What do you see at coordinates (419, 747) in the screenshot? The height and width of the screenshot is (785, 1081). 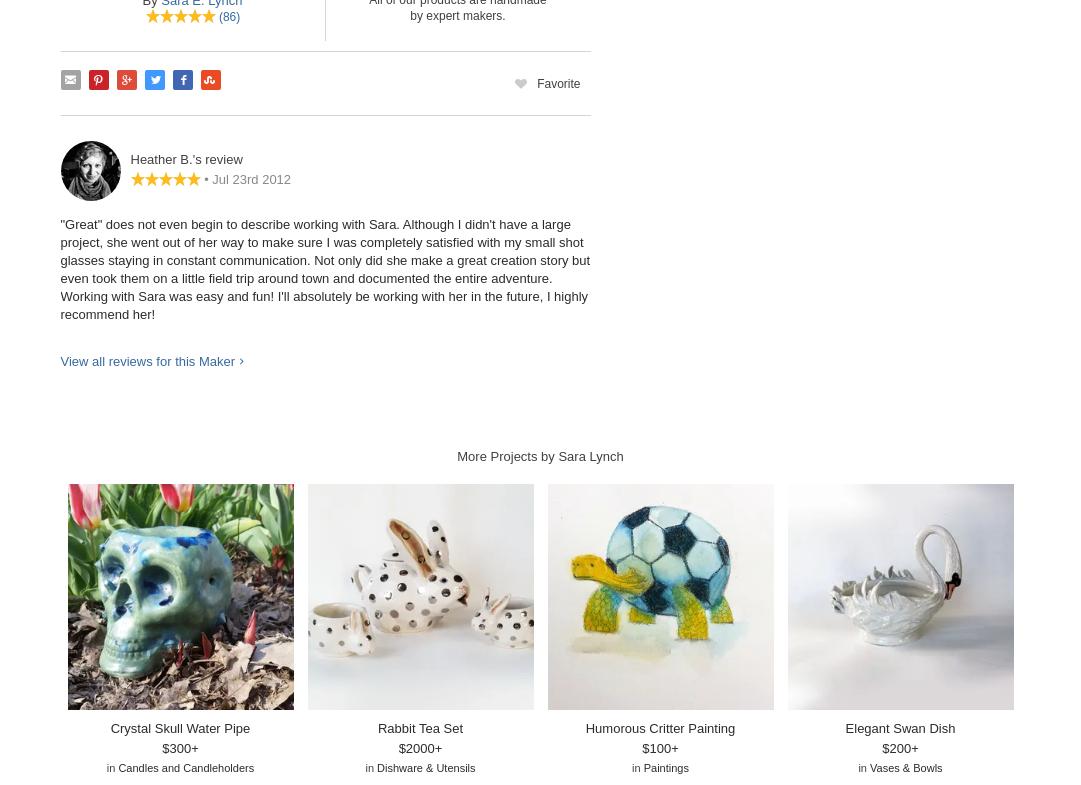 I see `'$2000+'` at bounding box center [419, 747].